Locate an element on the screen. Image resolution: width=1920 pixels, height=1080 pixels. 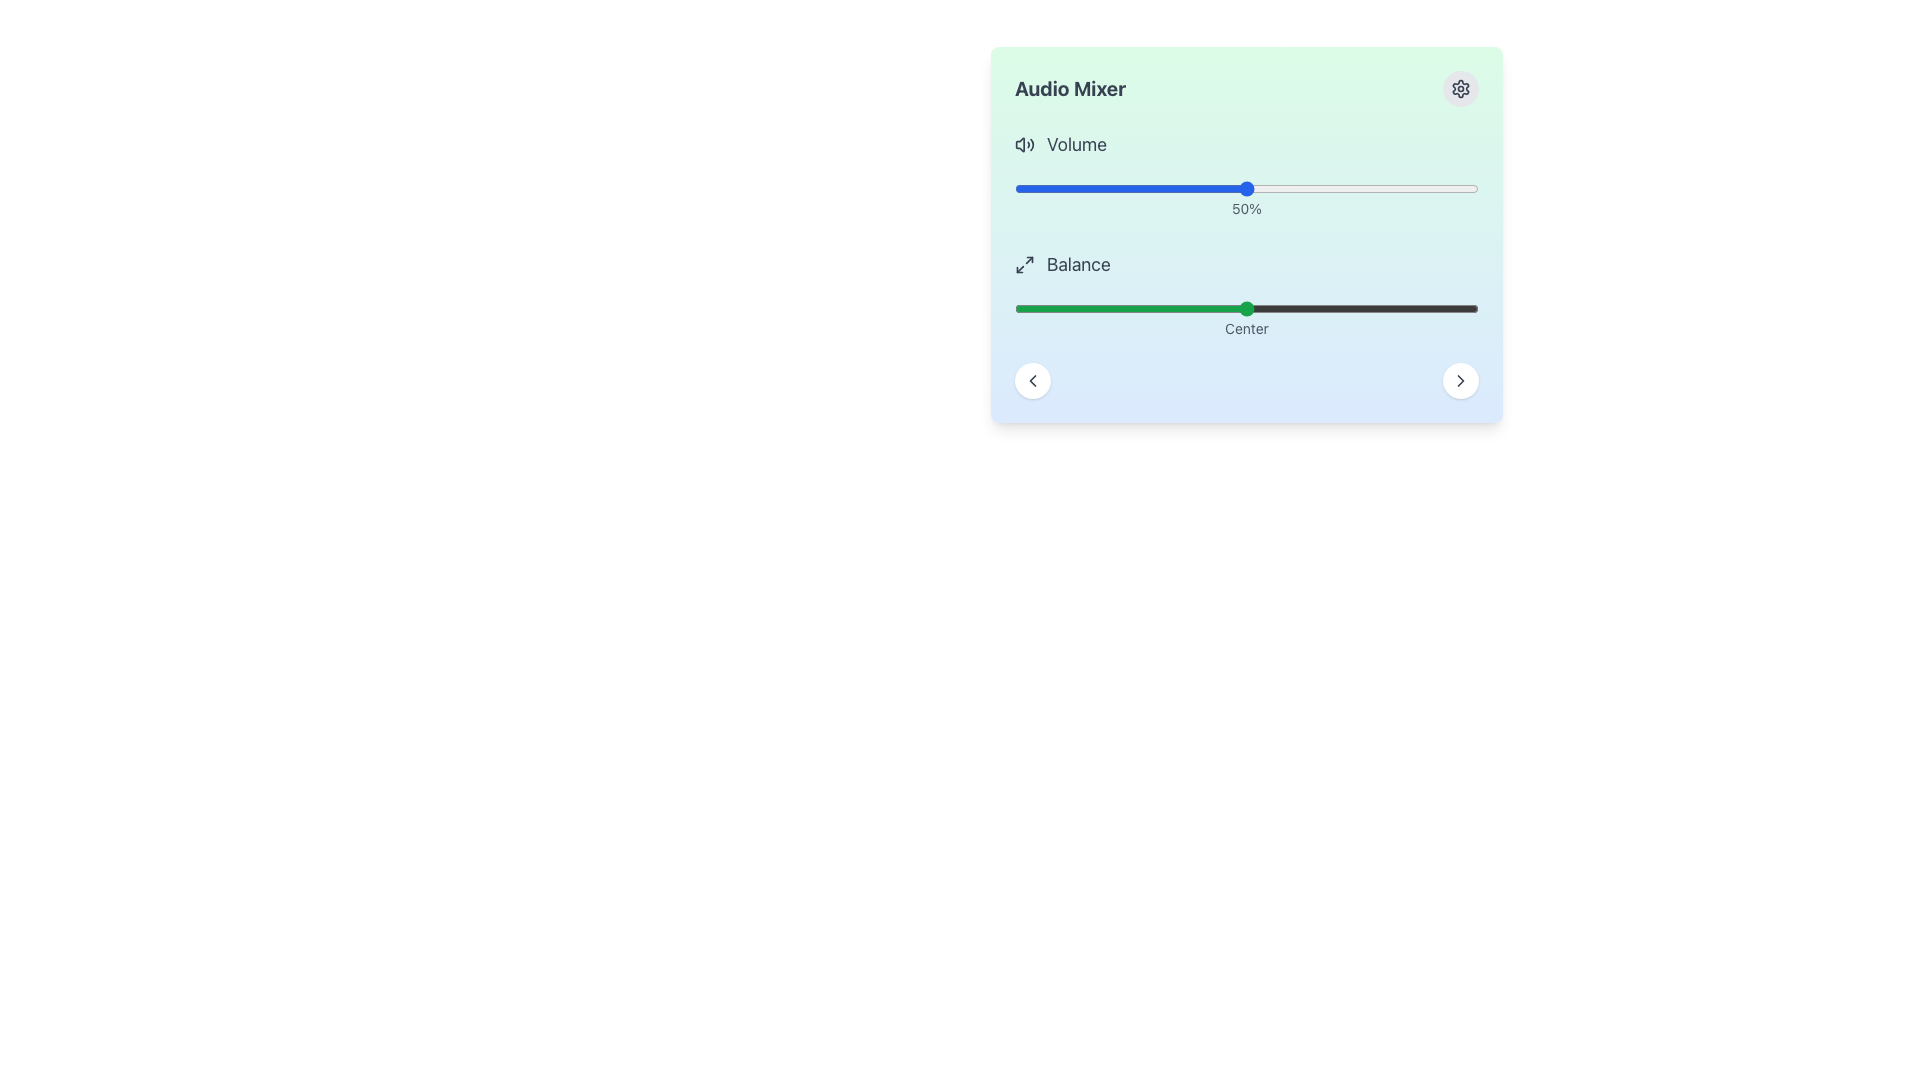
the volume is located at coordinates (1284, 189).